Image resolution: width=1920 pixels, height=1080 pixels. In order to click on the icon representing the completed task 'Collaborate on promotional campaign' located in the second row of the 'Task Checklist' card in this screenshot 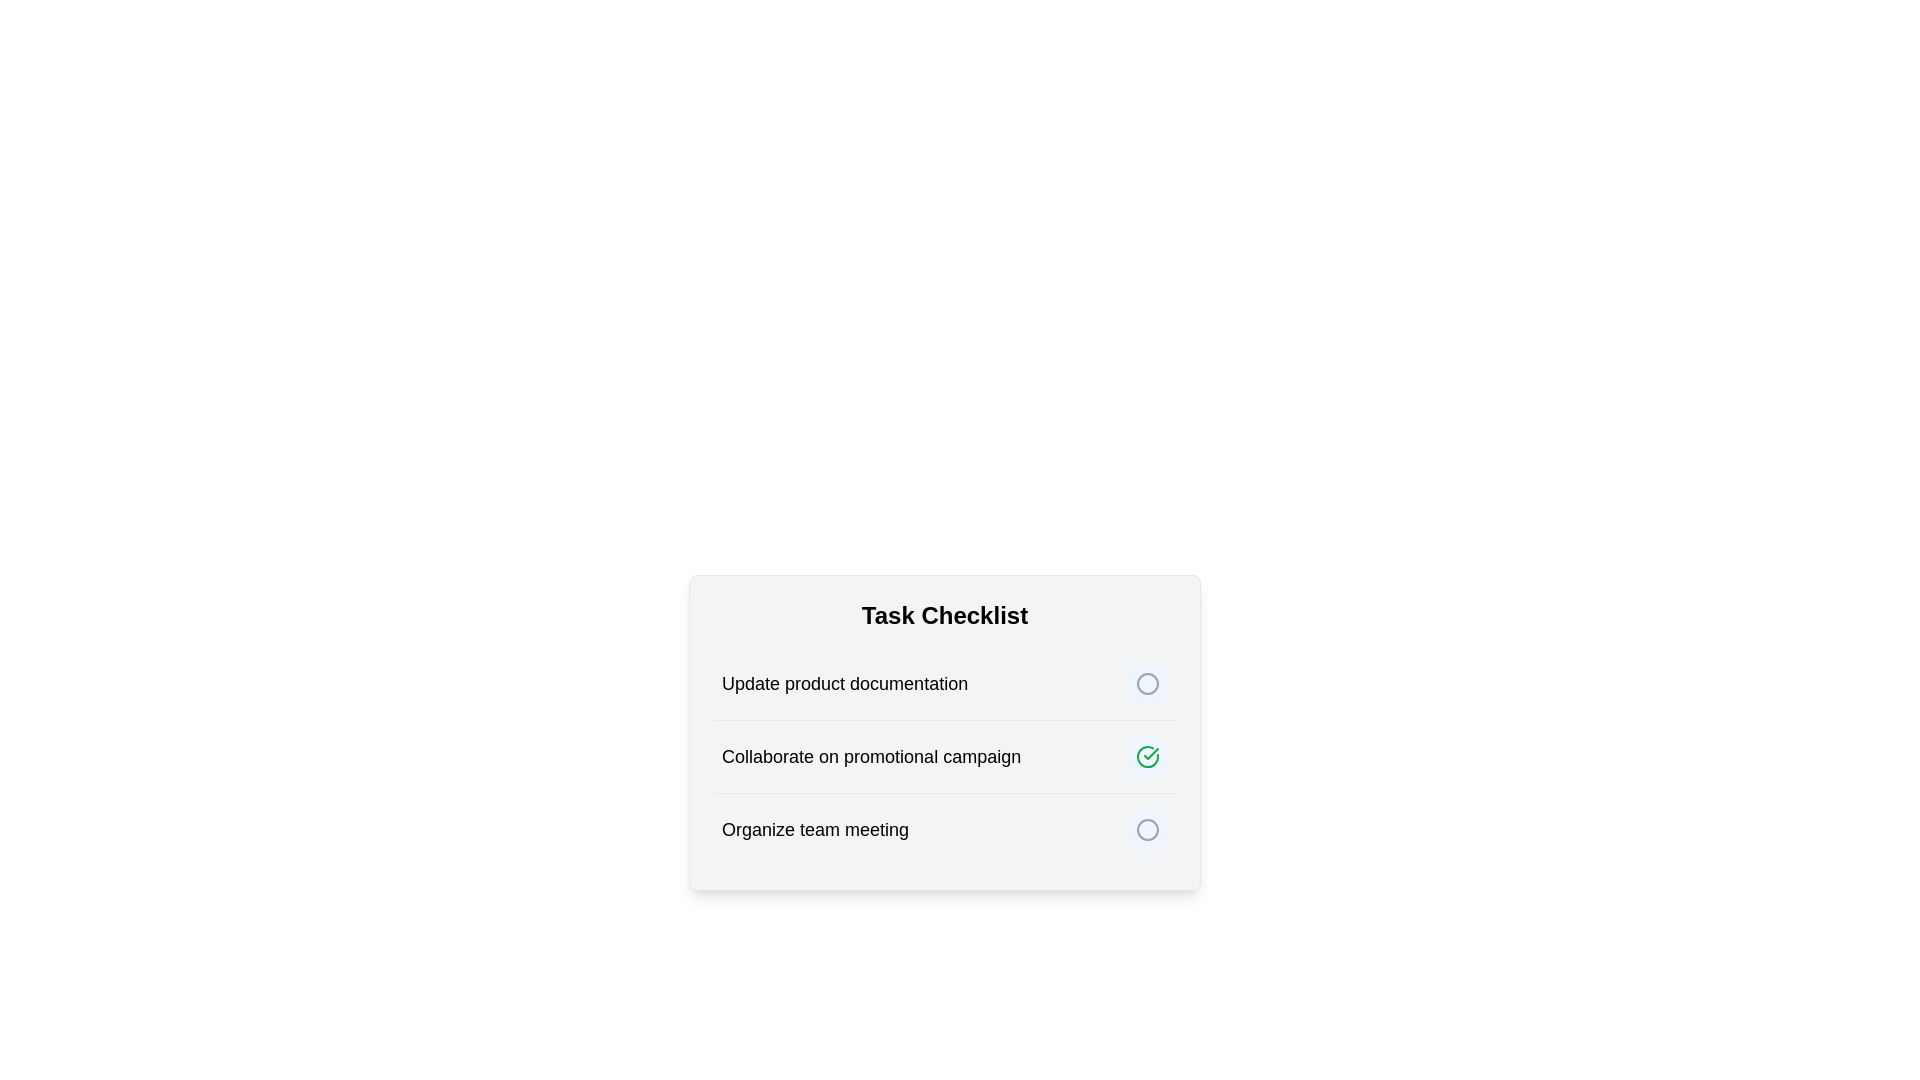, I will do `click(1147, 756)`.